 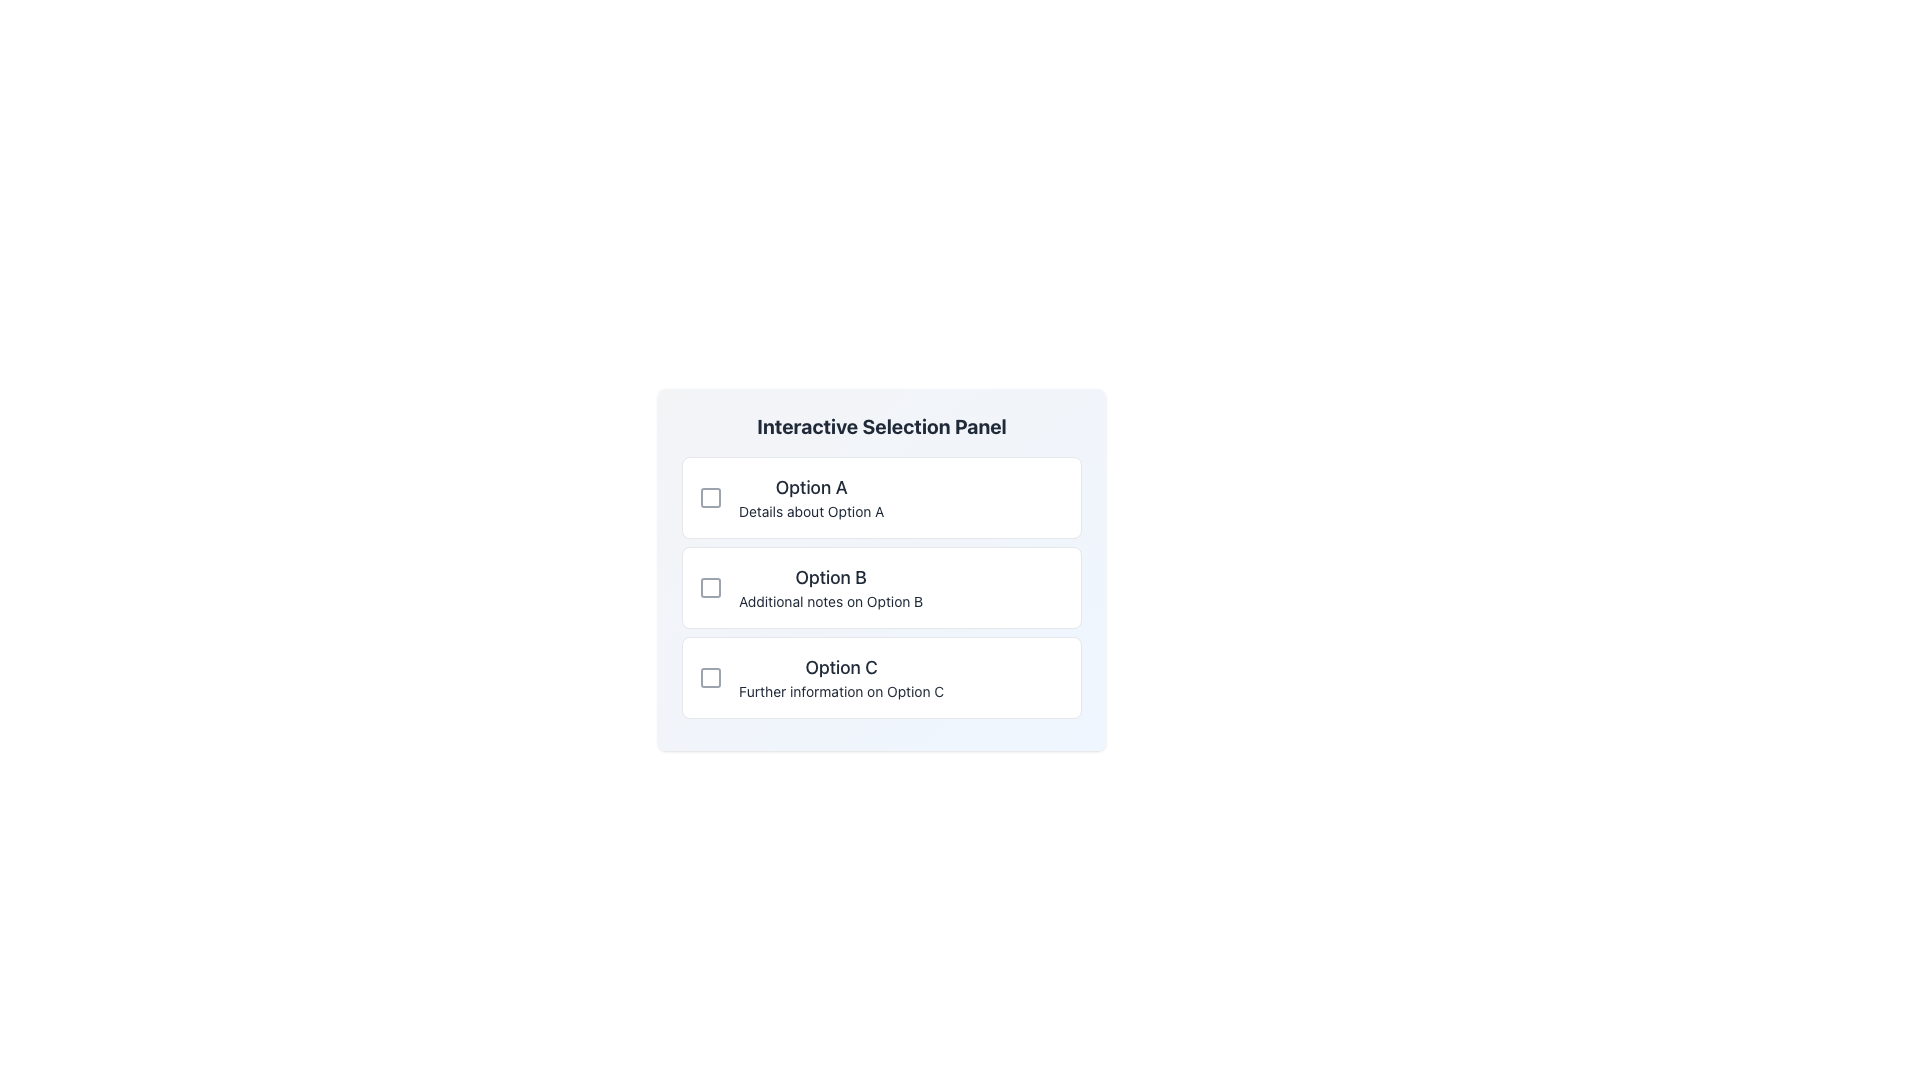 What do you see at coordinates (881, 586) in the screenshot?
I see `the Option card with associated text and checkbox located in the centered selection panel, which is the second option in a vertical stack` at bounding box center [881, 586].